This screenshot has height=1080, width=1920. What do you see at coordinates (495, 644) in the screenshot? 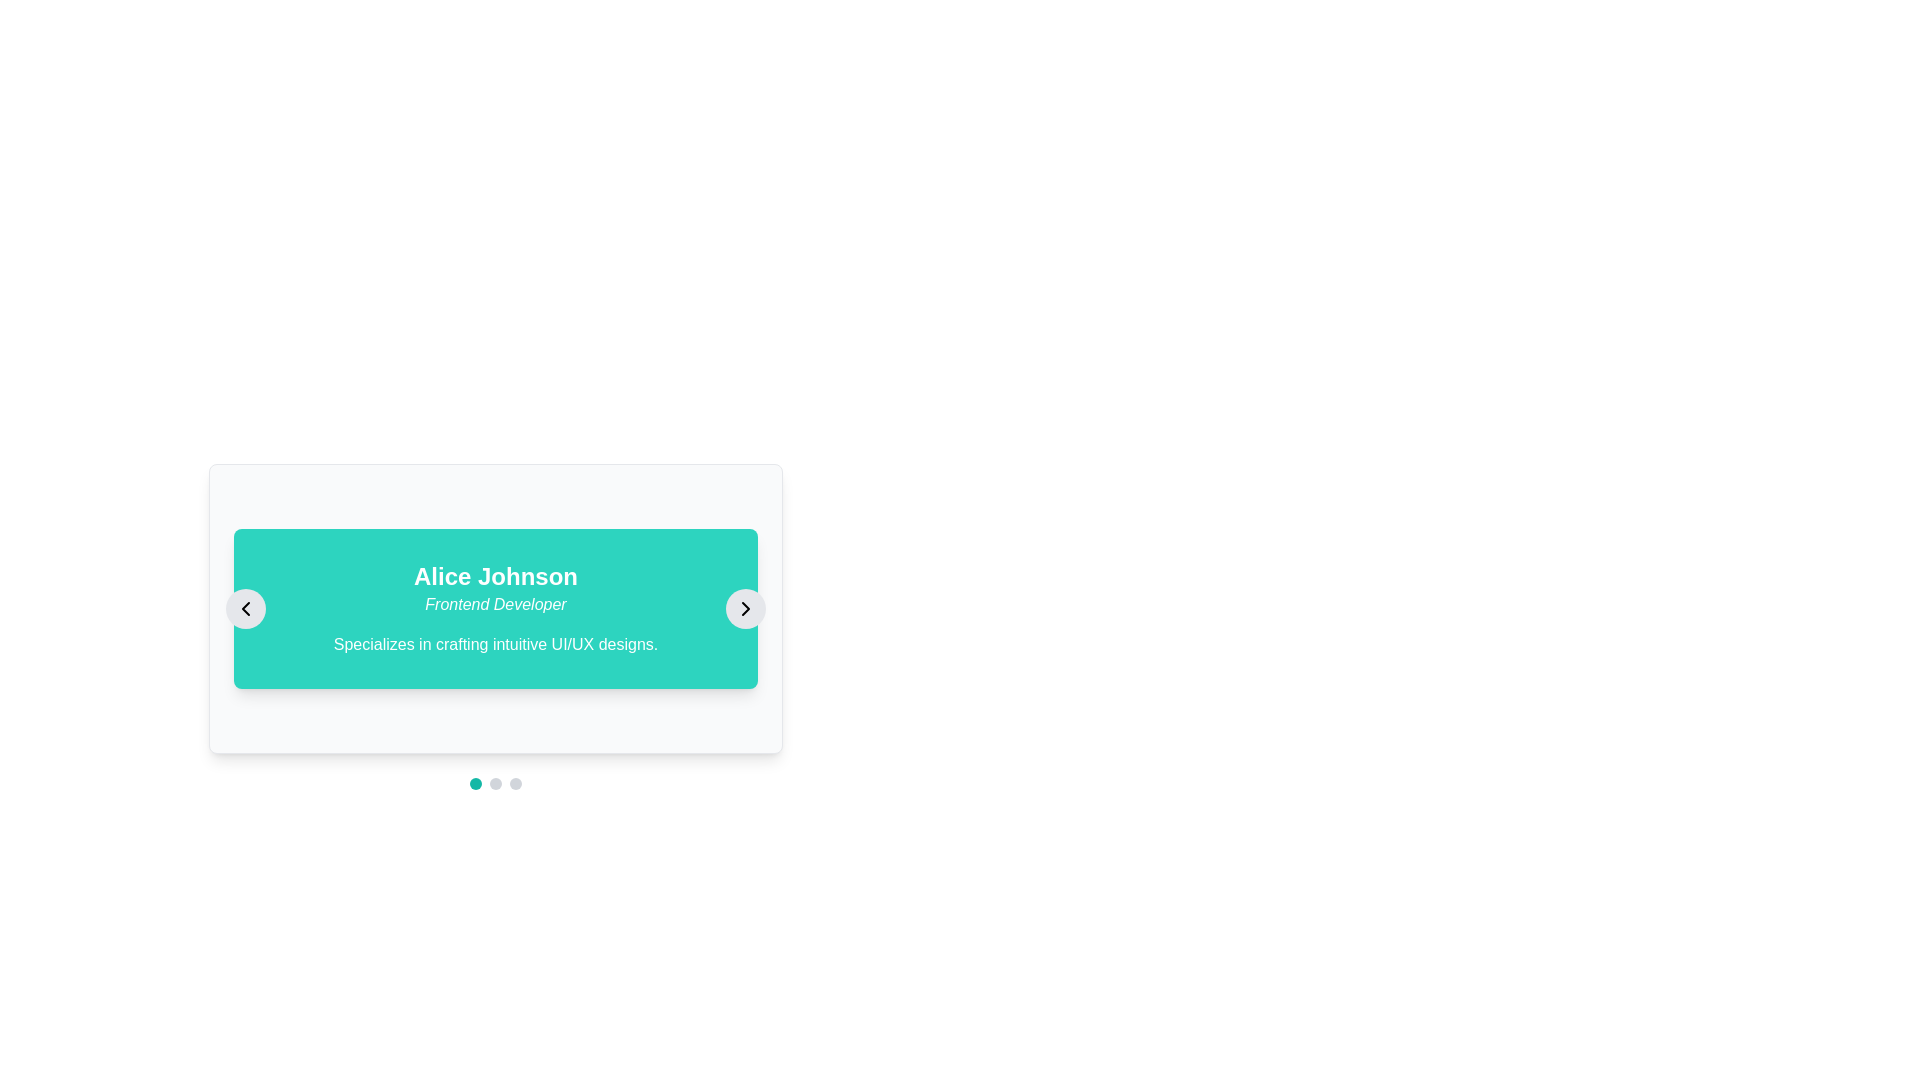
I see `the bottom-most text label within a teal card that supports the profile information, located below the text 'Frontend Developer.'` at bounding box center [495, 644].